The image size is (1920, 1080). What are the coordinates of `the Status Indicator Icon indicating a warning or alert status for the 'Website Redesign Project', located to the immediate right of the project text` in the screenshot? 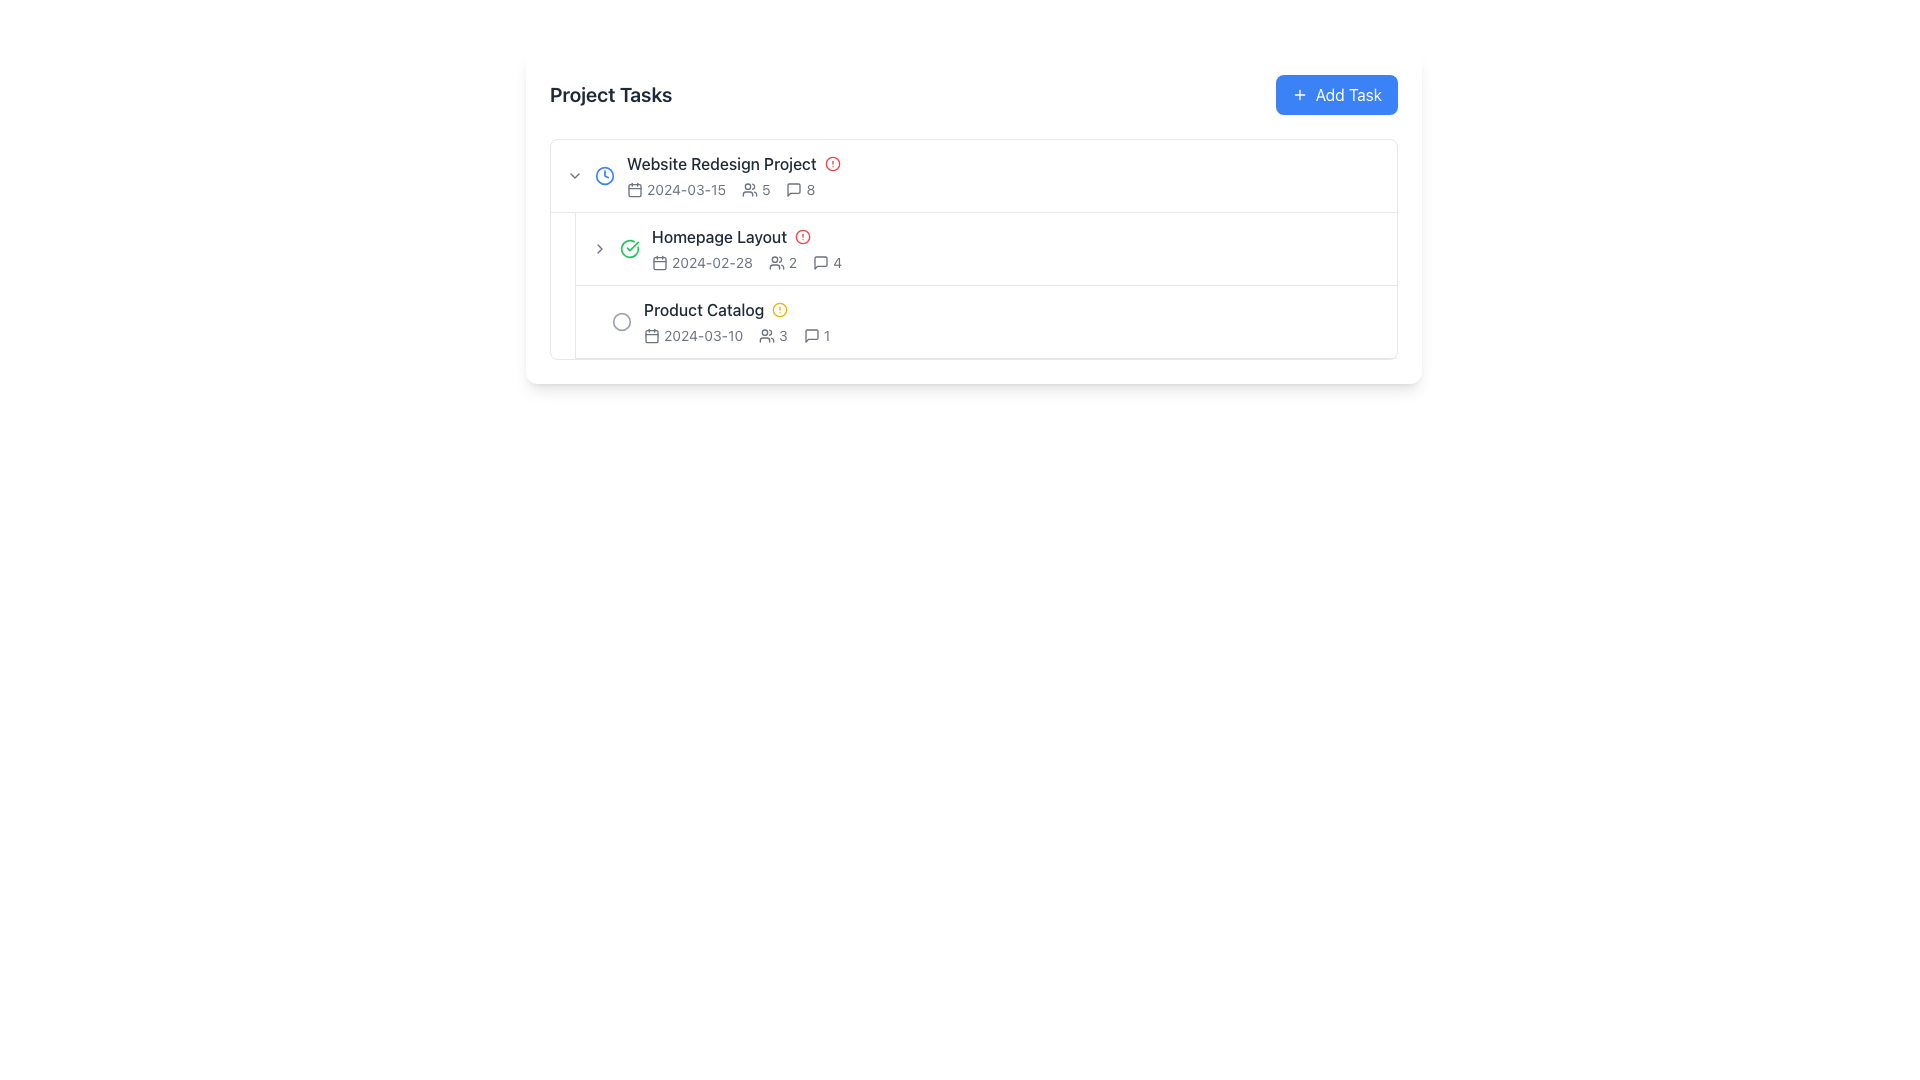 It's located at (832, 163).